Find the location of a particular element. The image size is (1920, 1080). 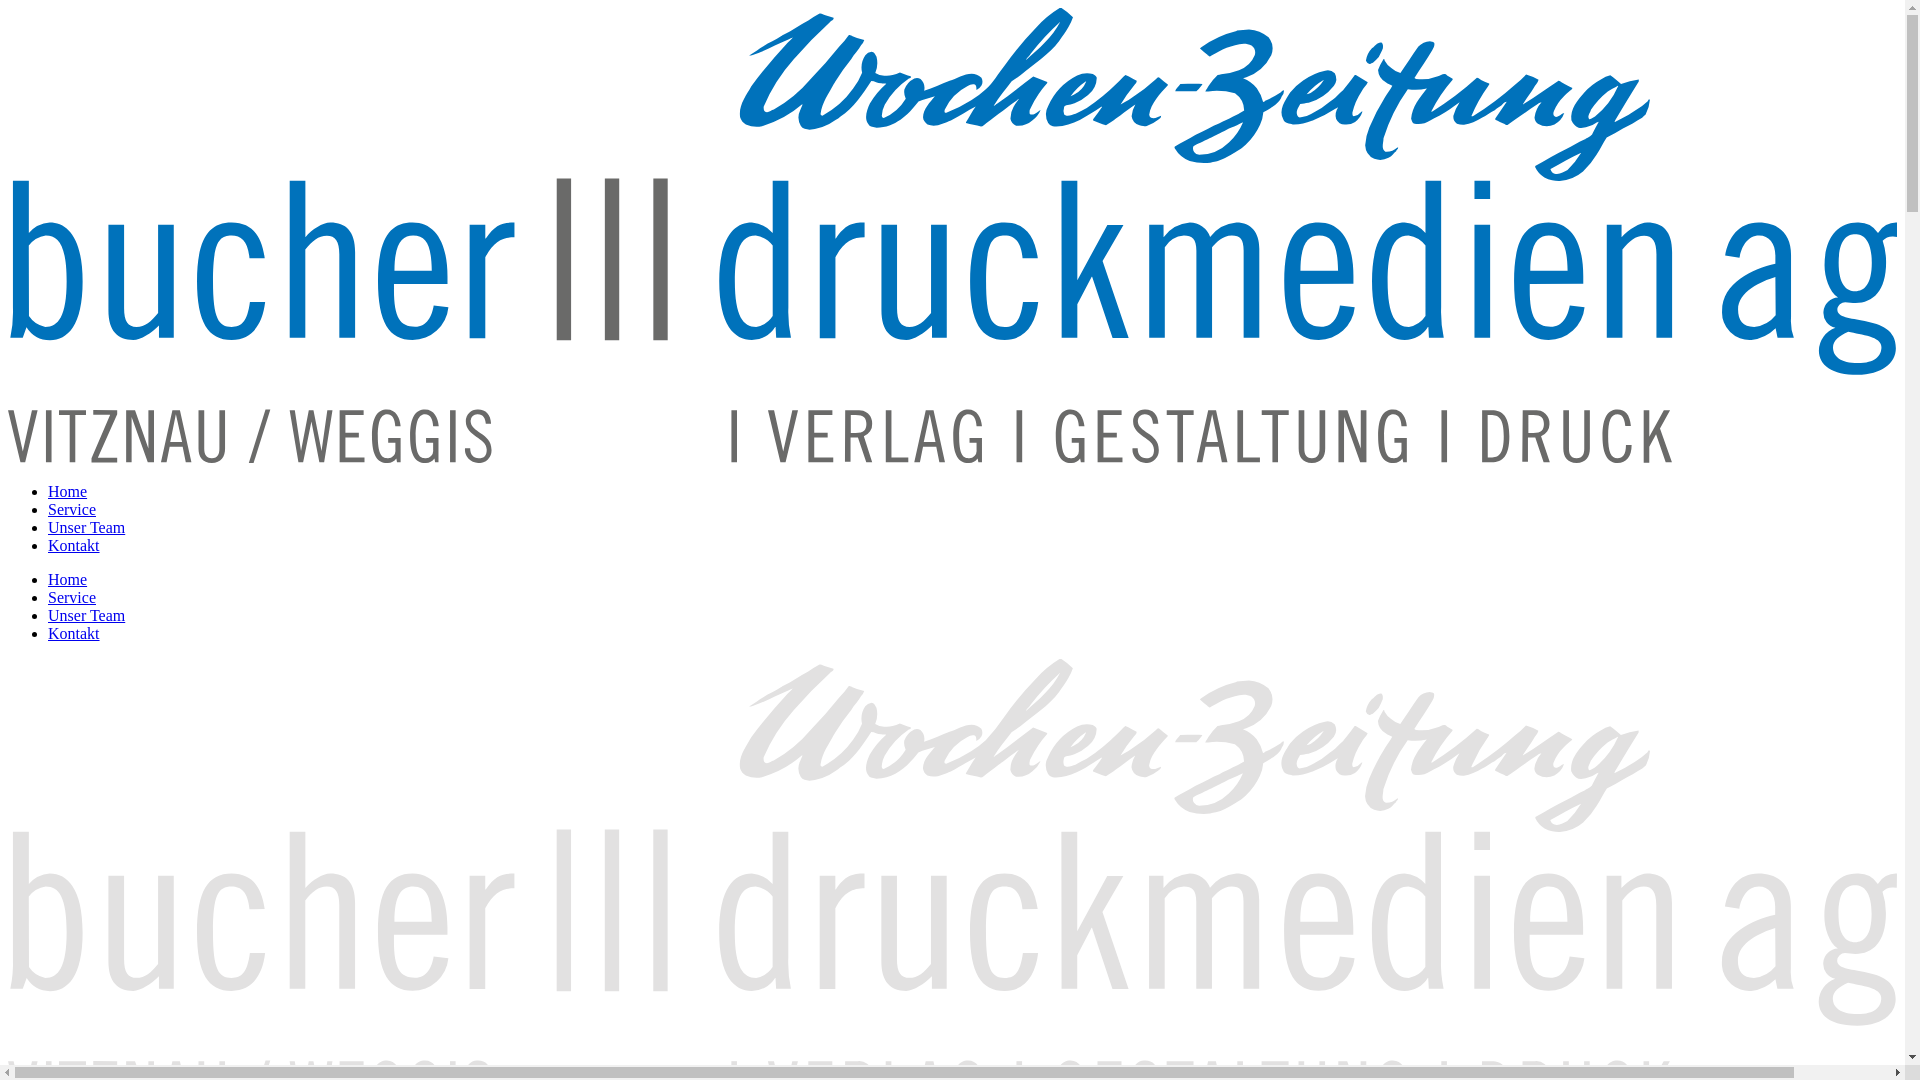

'Service' is located at coordinates (48, 508).